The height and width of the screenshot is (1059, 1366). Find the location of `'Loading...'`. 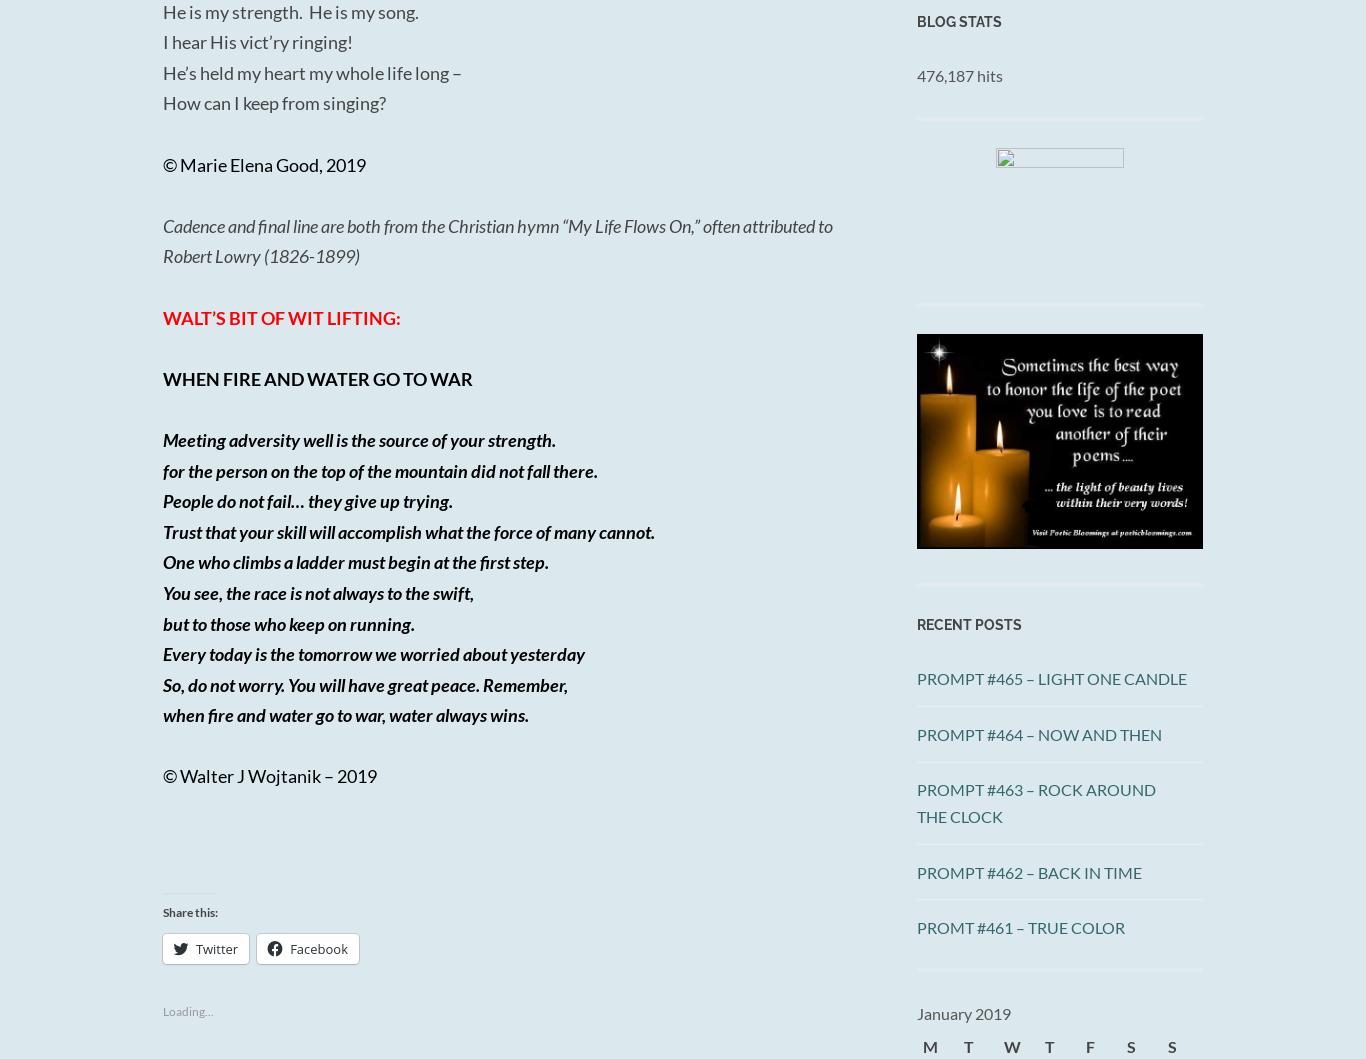

'Loading...' is located at coordinates (187, 1010).